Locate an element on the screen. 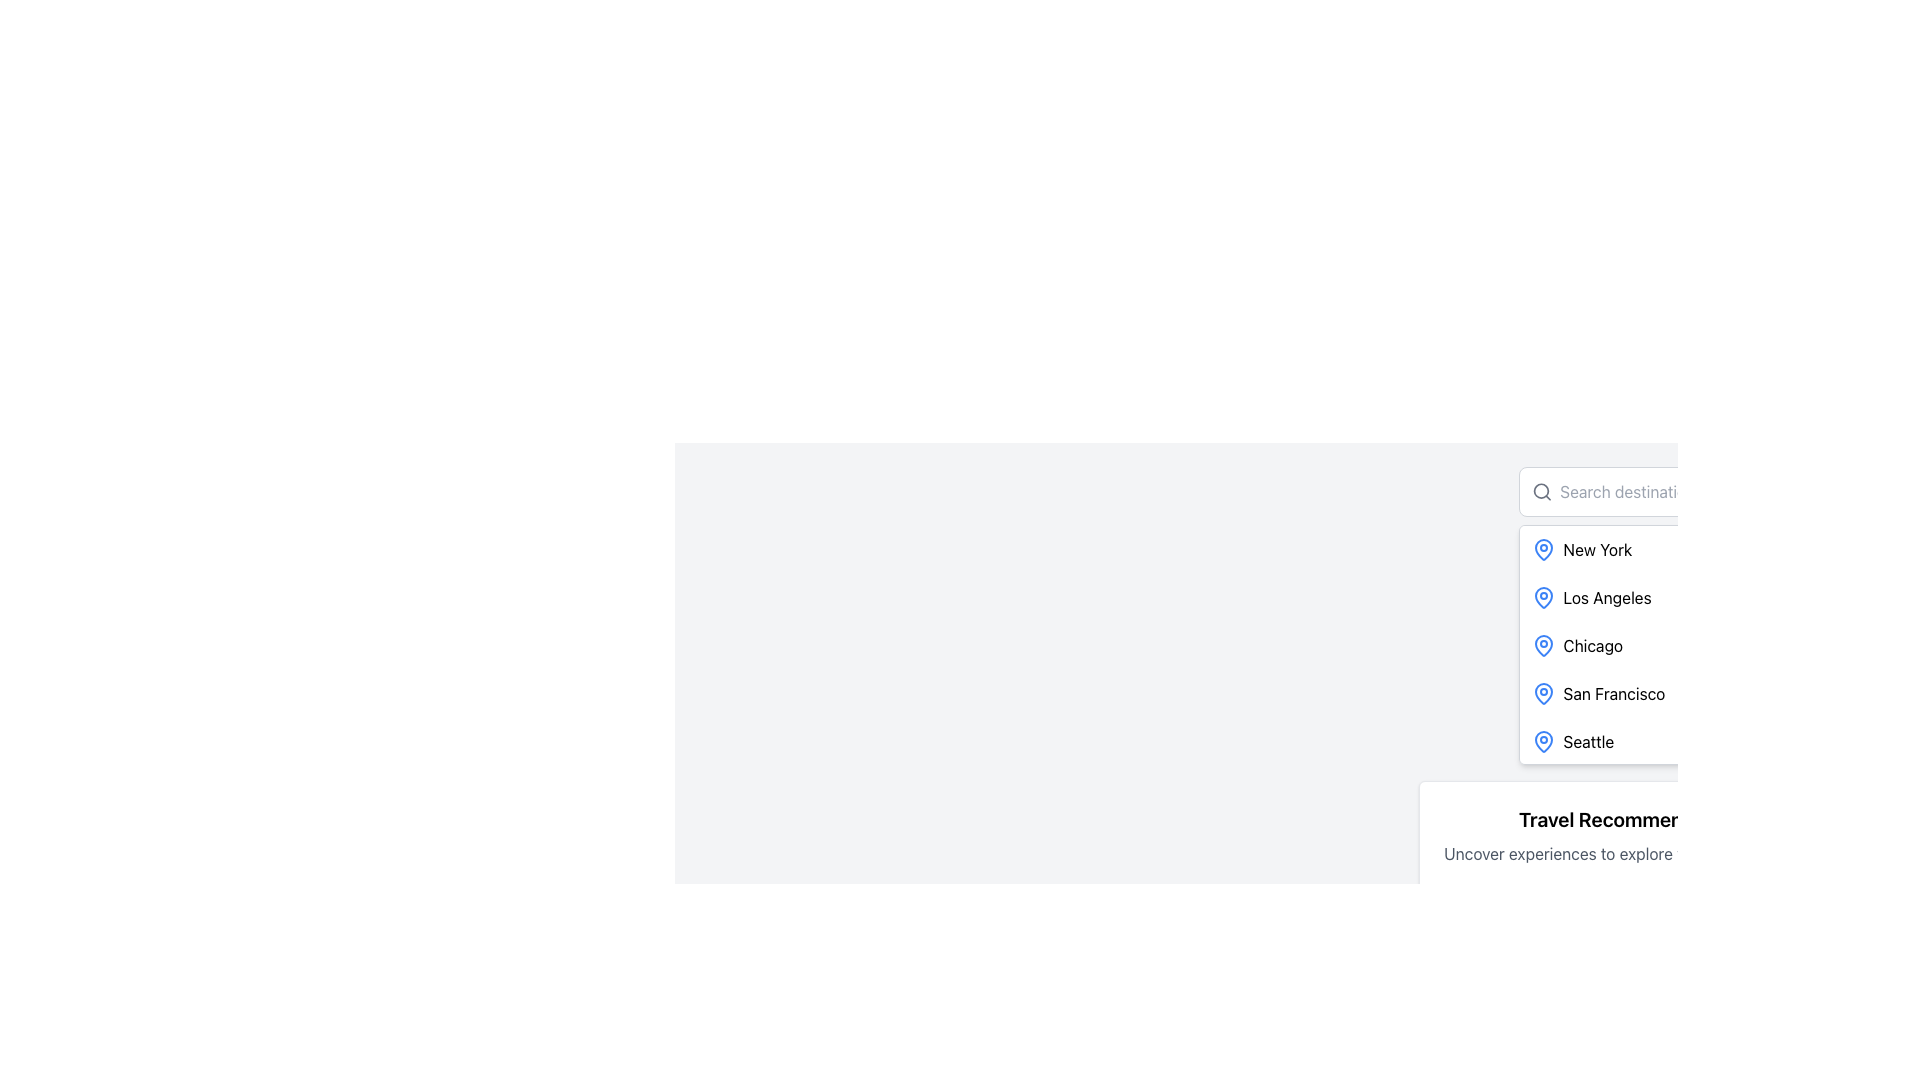 The image size is (1920, 1080). the magnifying glass icon, which features a circular lens and a slanted handle, located adjacent to the 'Search destination...' input field is located at coordinates (1540, 492).